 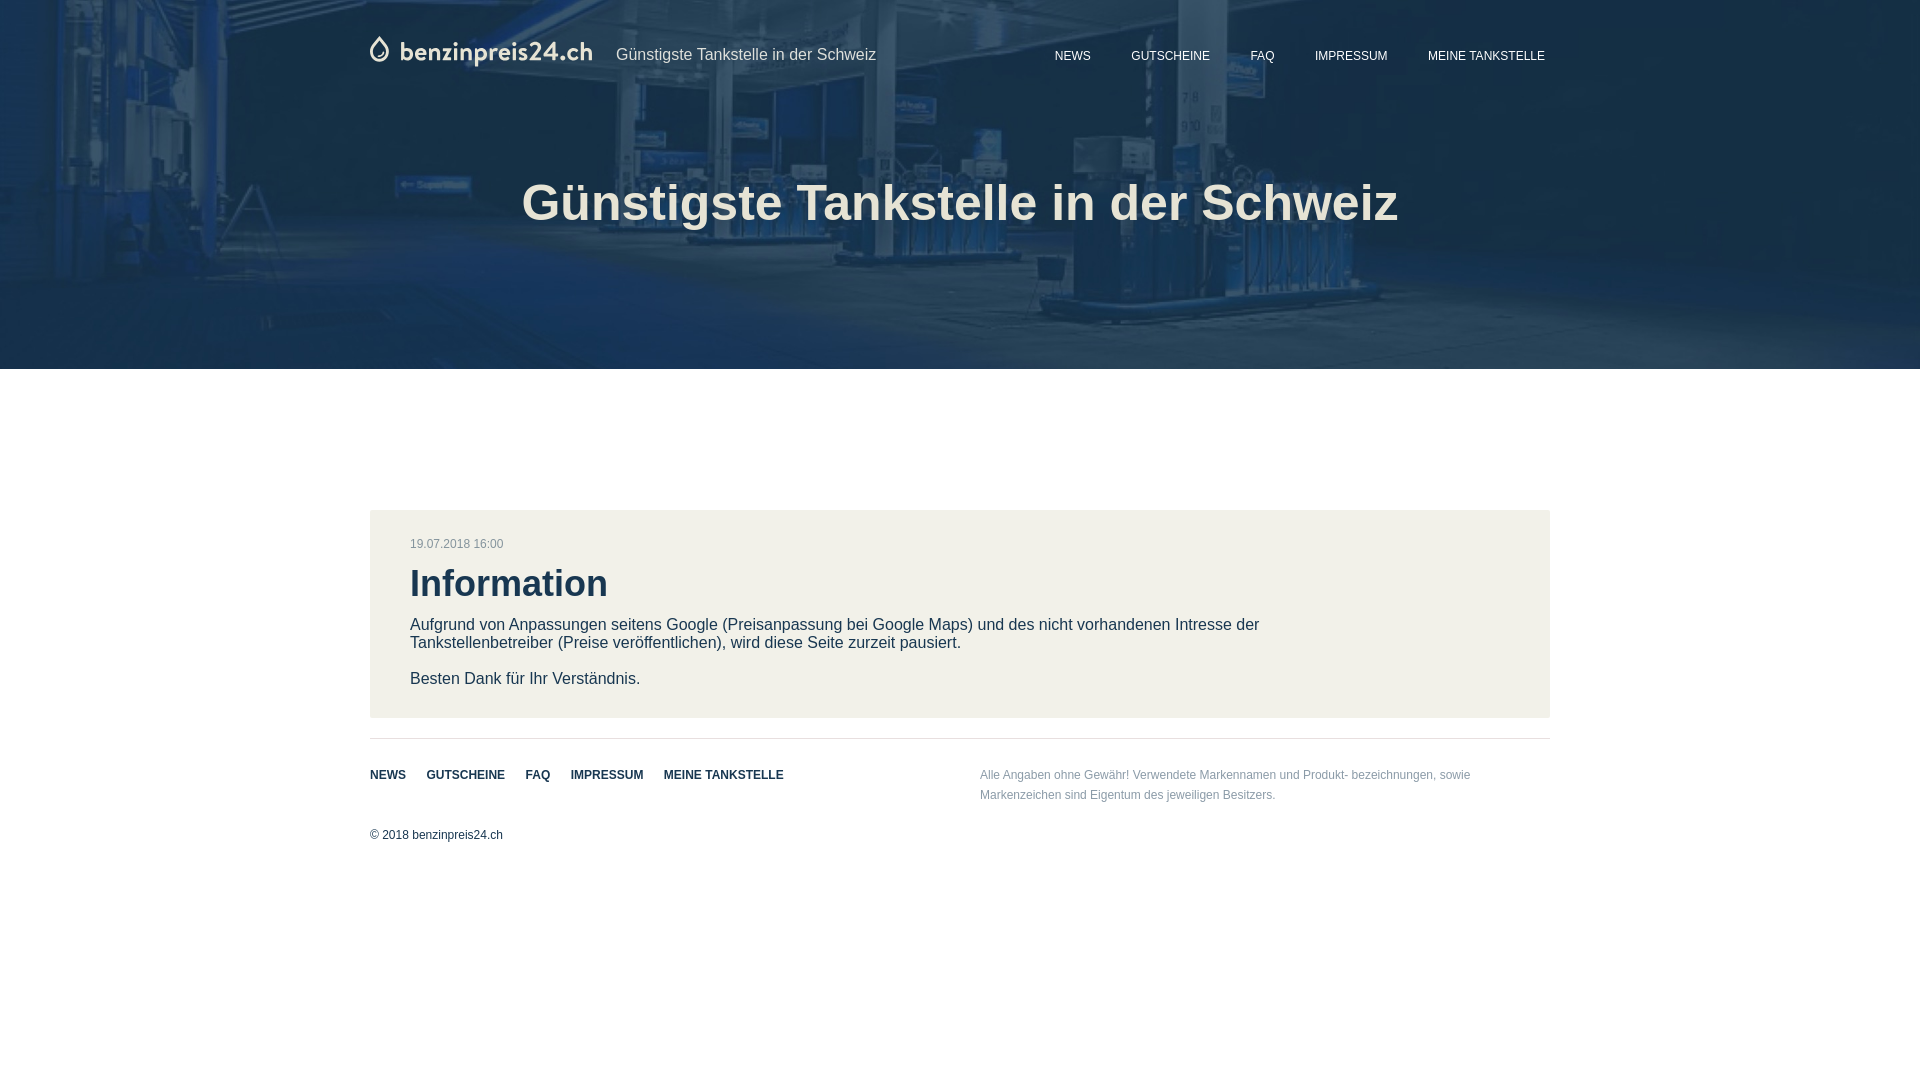 I want to click on 'MEINE TANKSTELLE', so click(x=1486, y=56).